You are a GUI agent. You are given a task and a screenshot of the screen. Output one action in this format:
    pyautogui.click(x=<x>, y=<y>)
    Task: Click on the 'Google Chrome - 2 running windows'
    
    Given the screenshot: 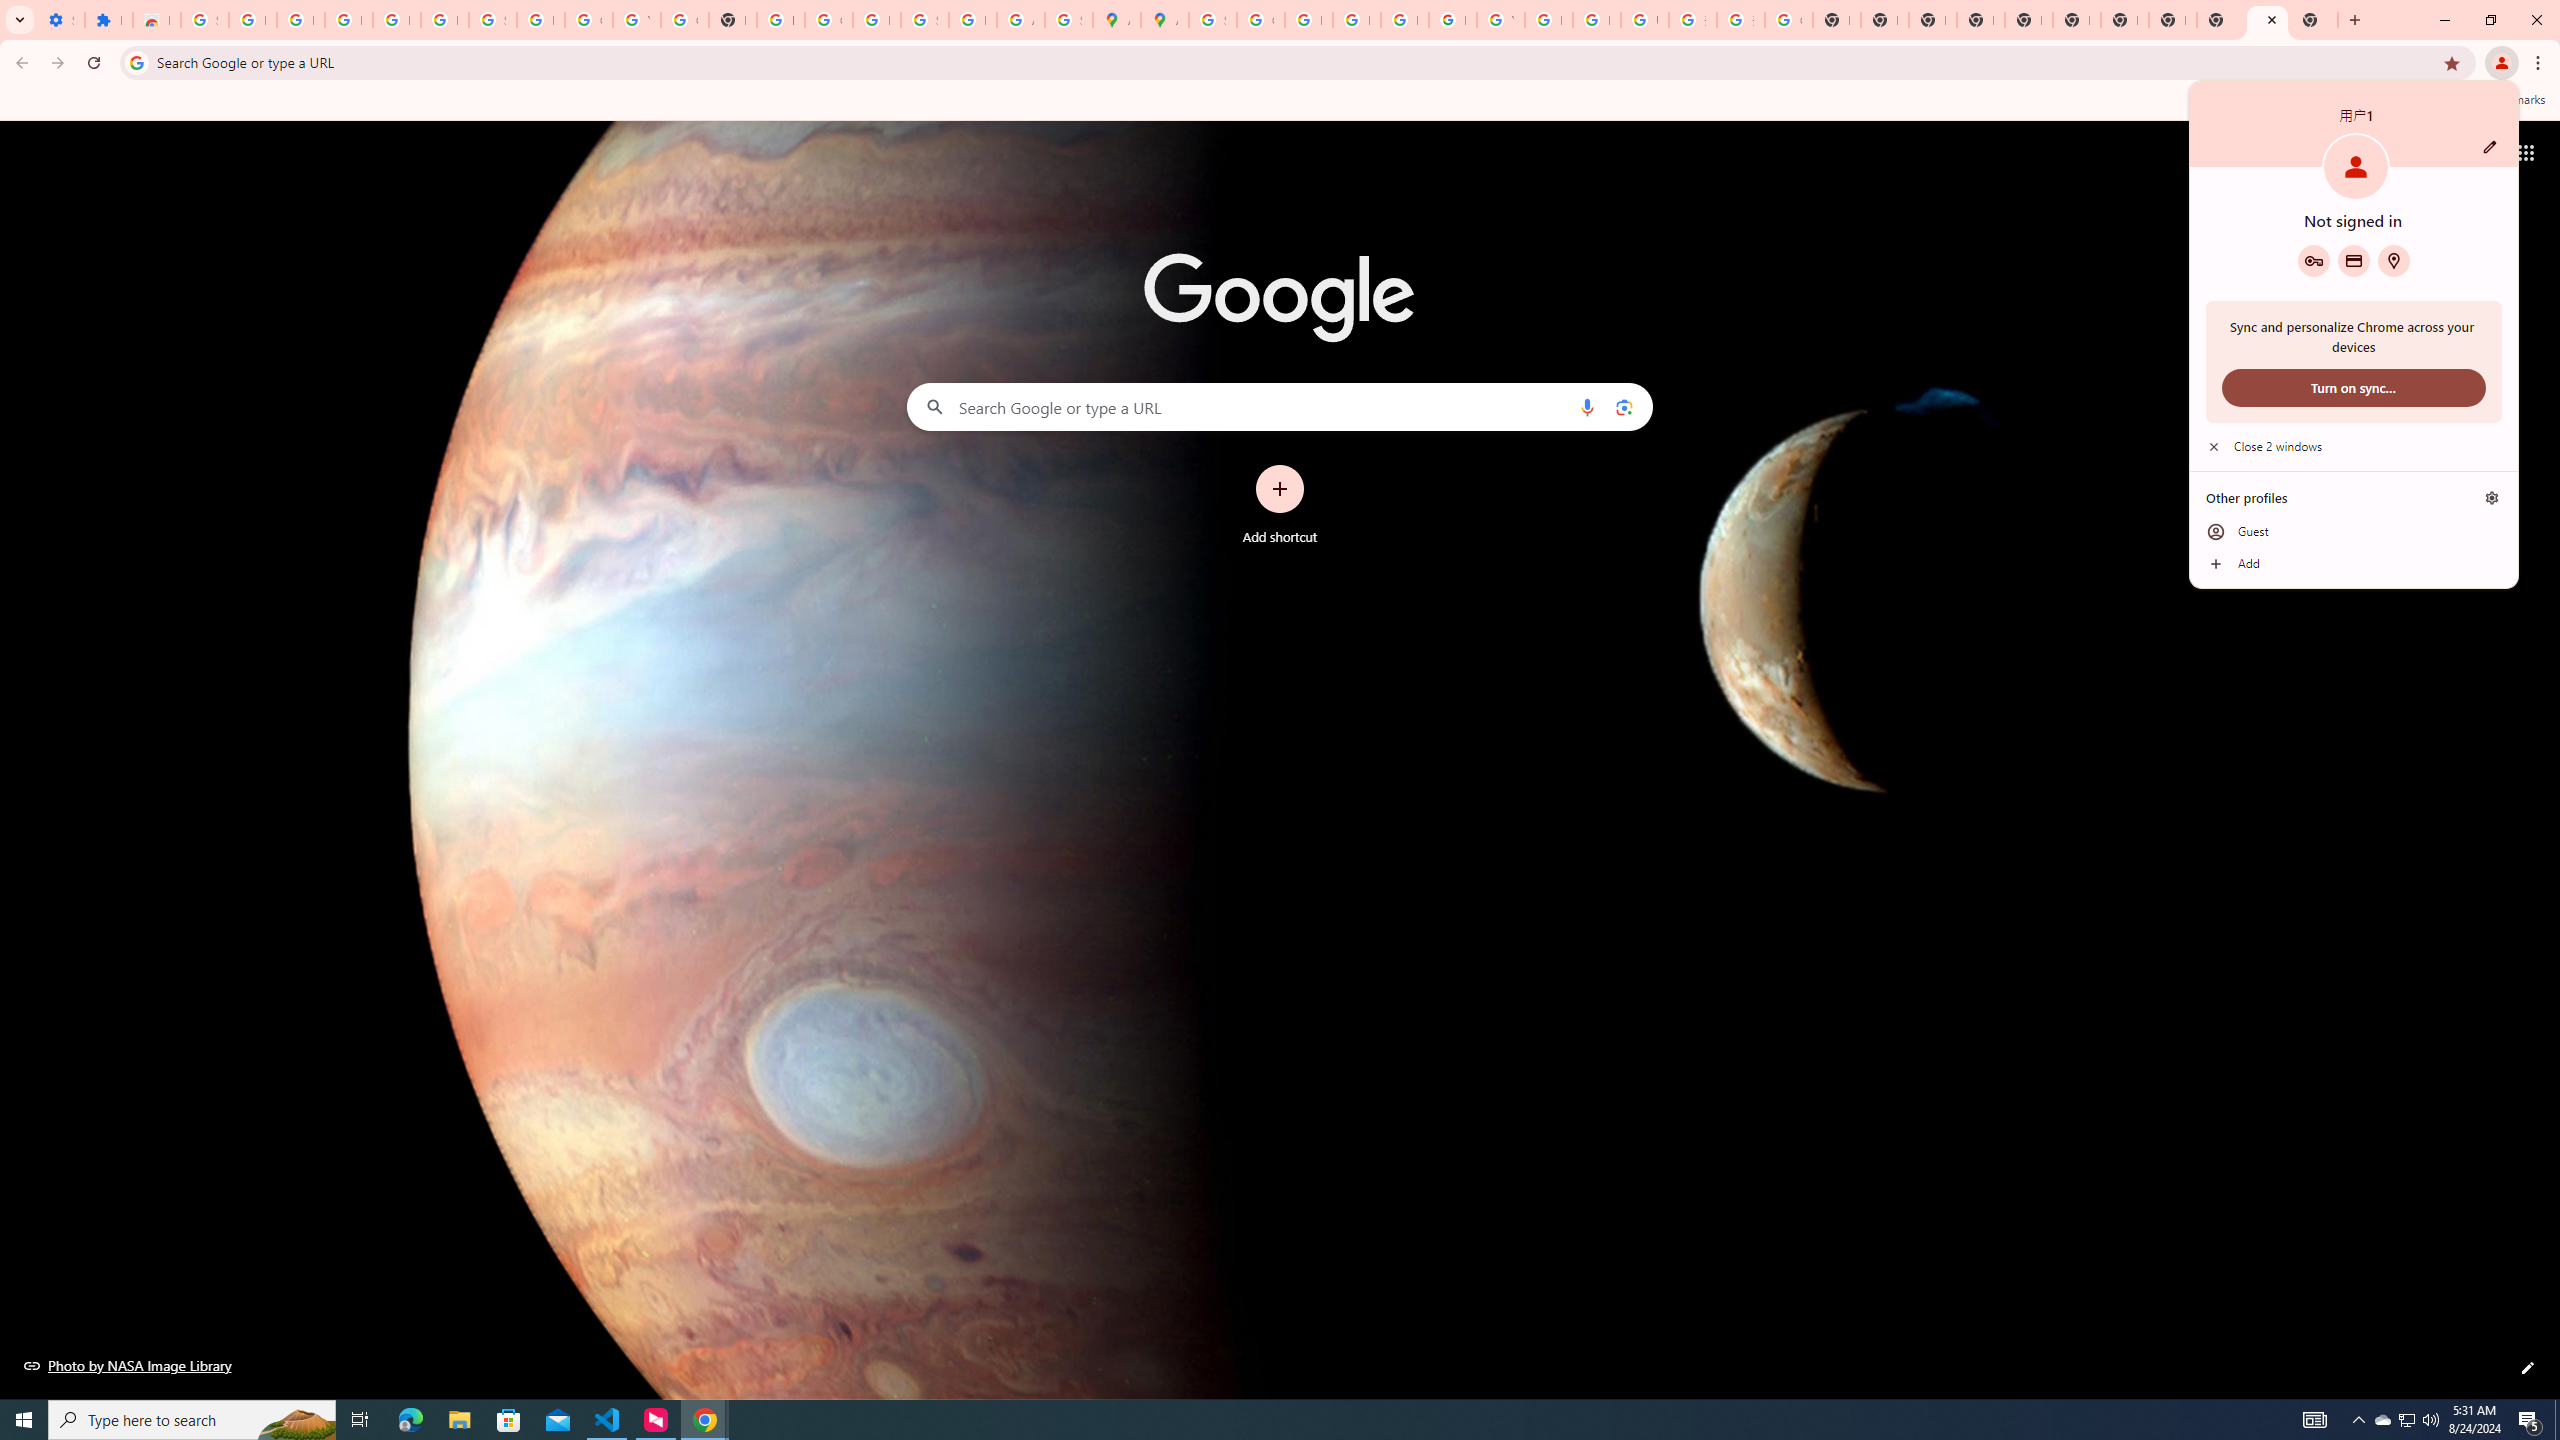 What is the action you would take?
    pyautogui.click(x=705, y=1418)
    